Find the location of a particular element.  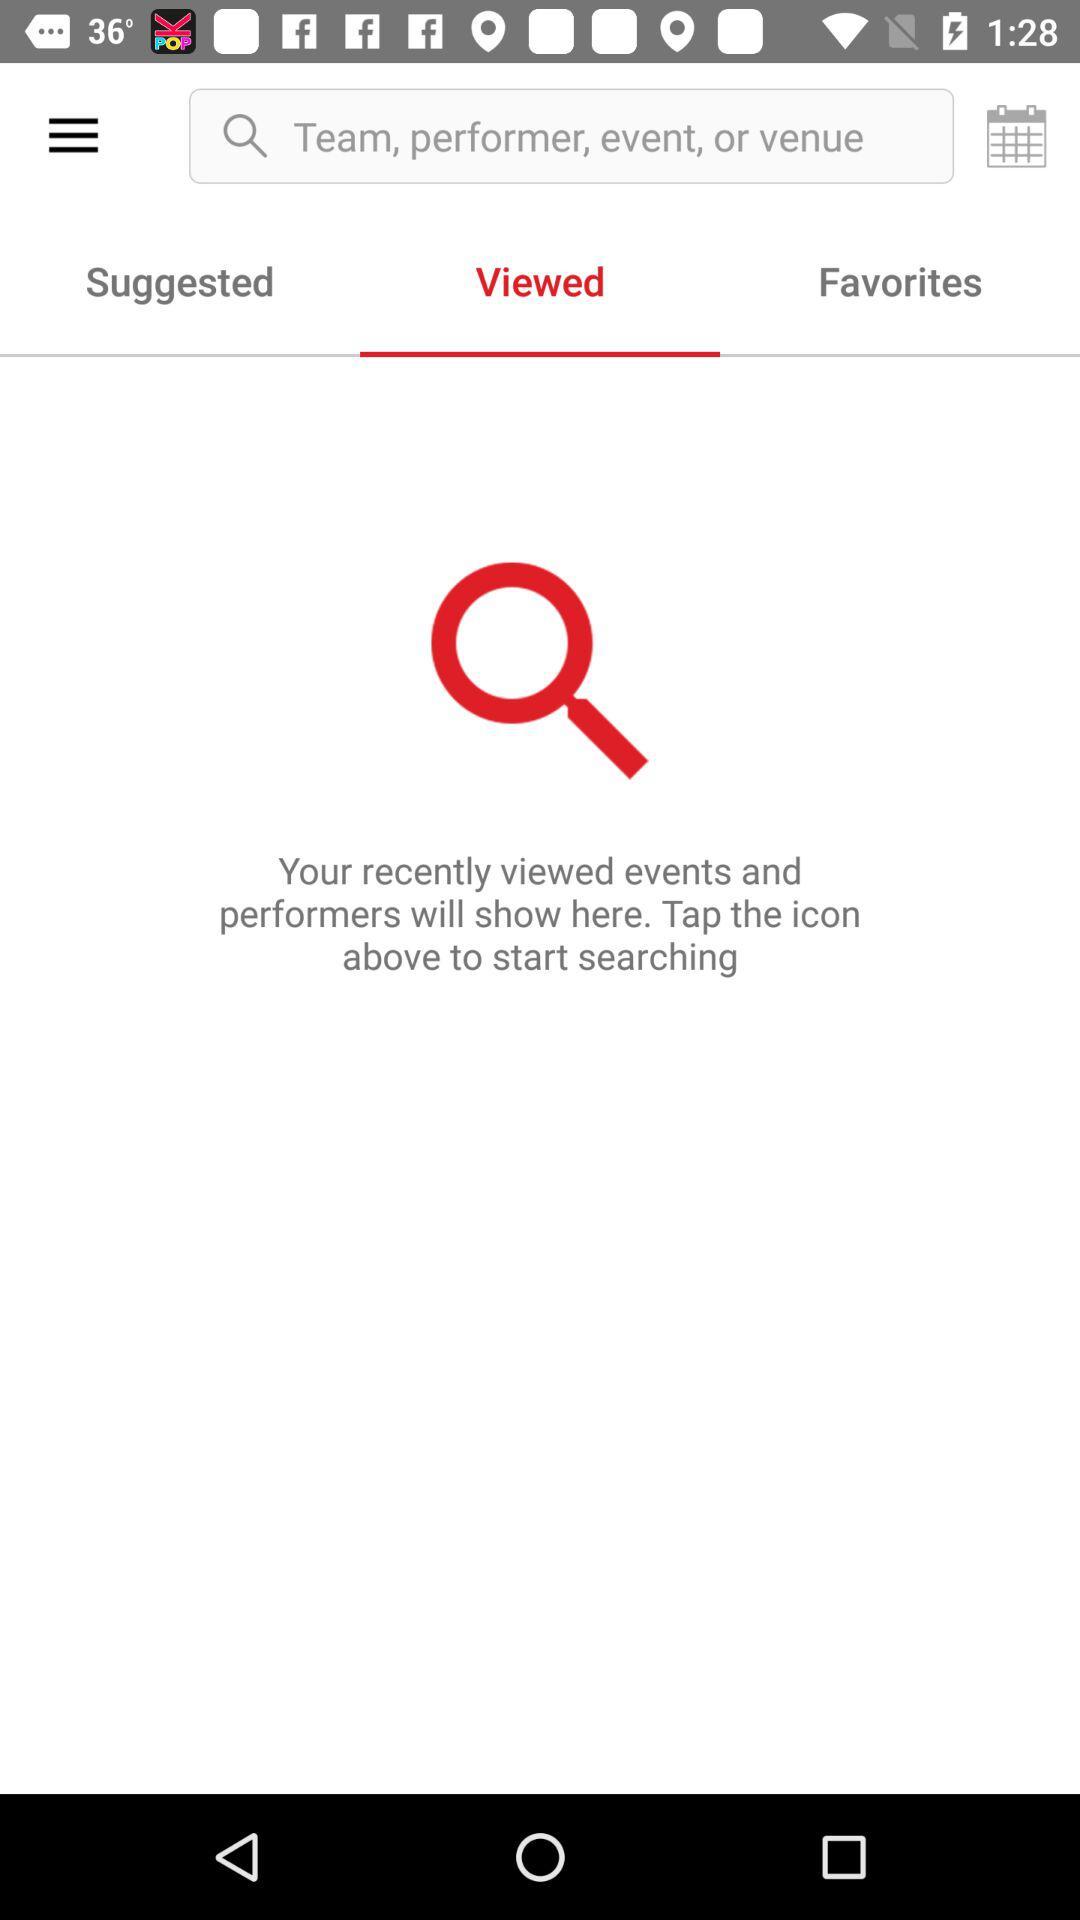

favorites icon is located at coordinates (898, 279).